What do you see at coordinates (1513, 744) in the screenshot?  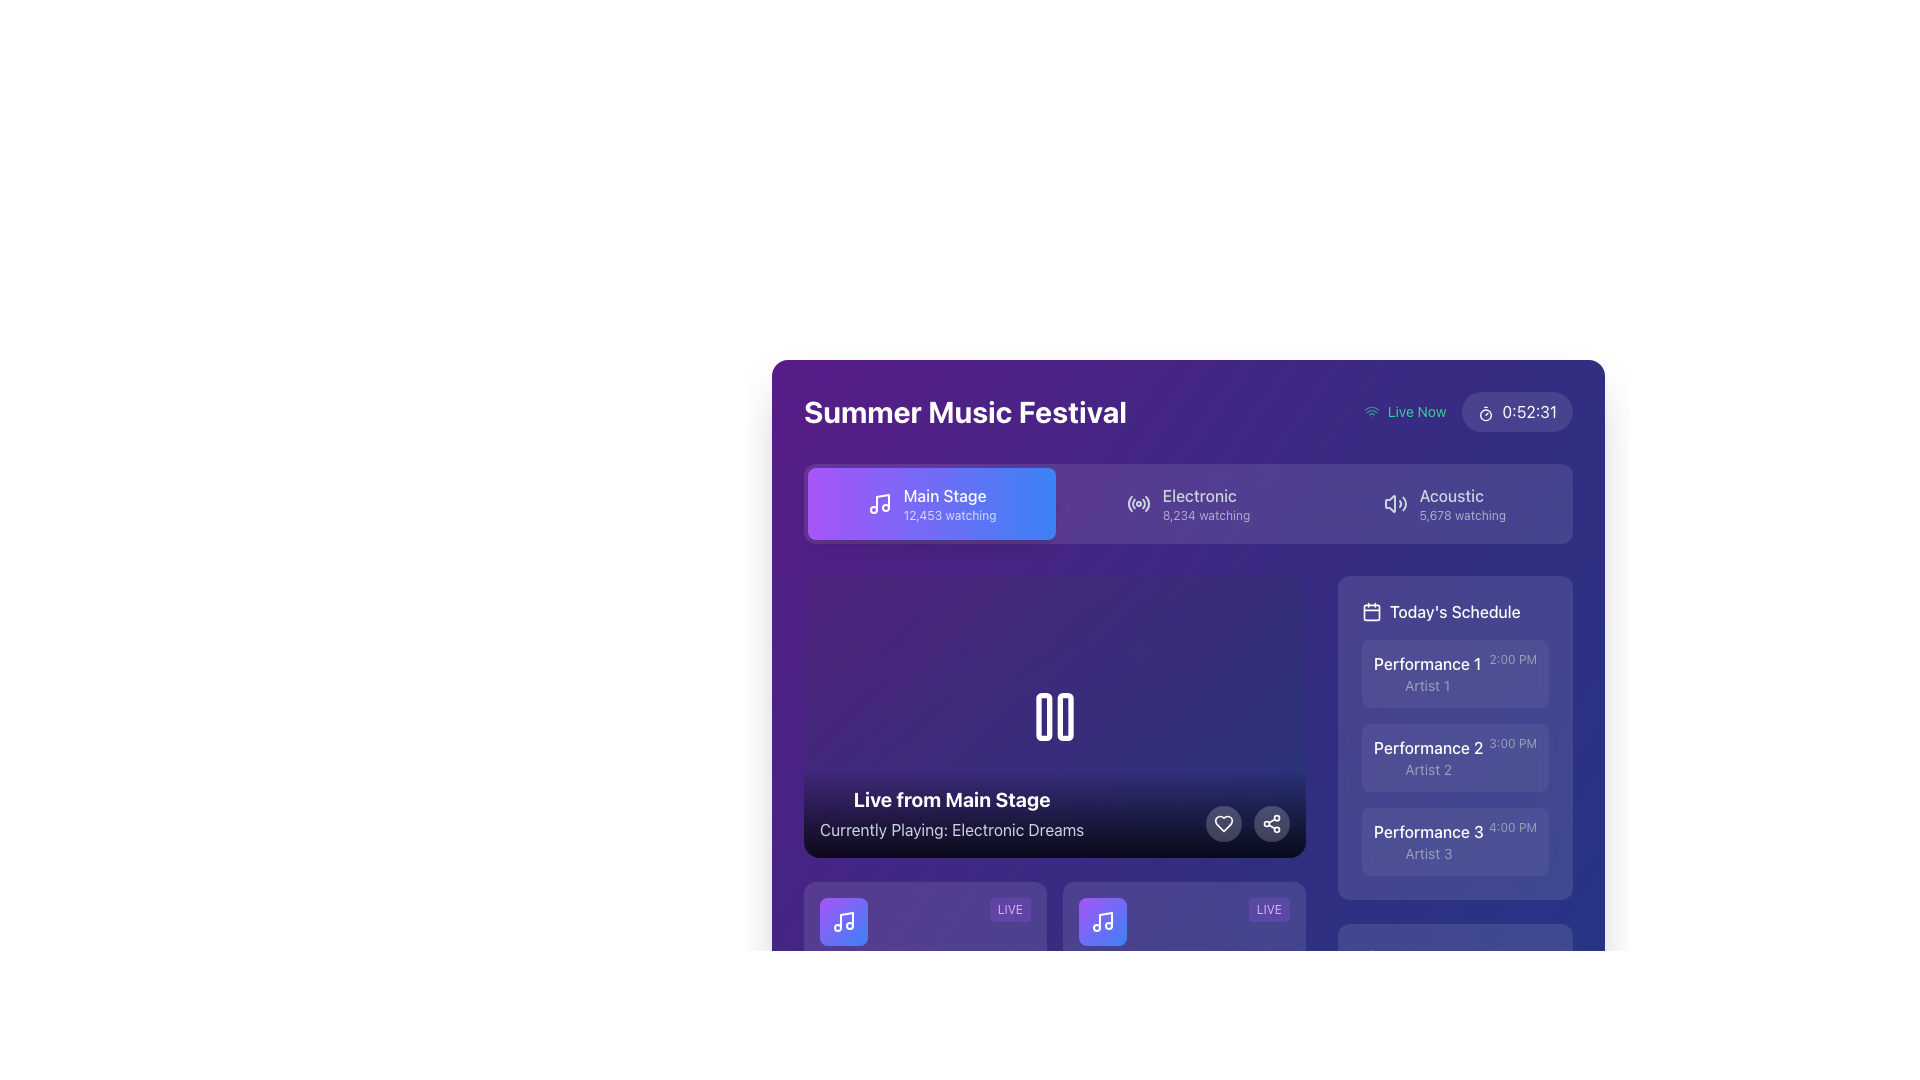 I see `the Text label indicating the scheduled time for 'Performance 2' under 'Today's Schedule' section` at bounding box center [1513, 744].